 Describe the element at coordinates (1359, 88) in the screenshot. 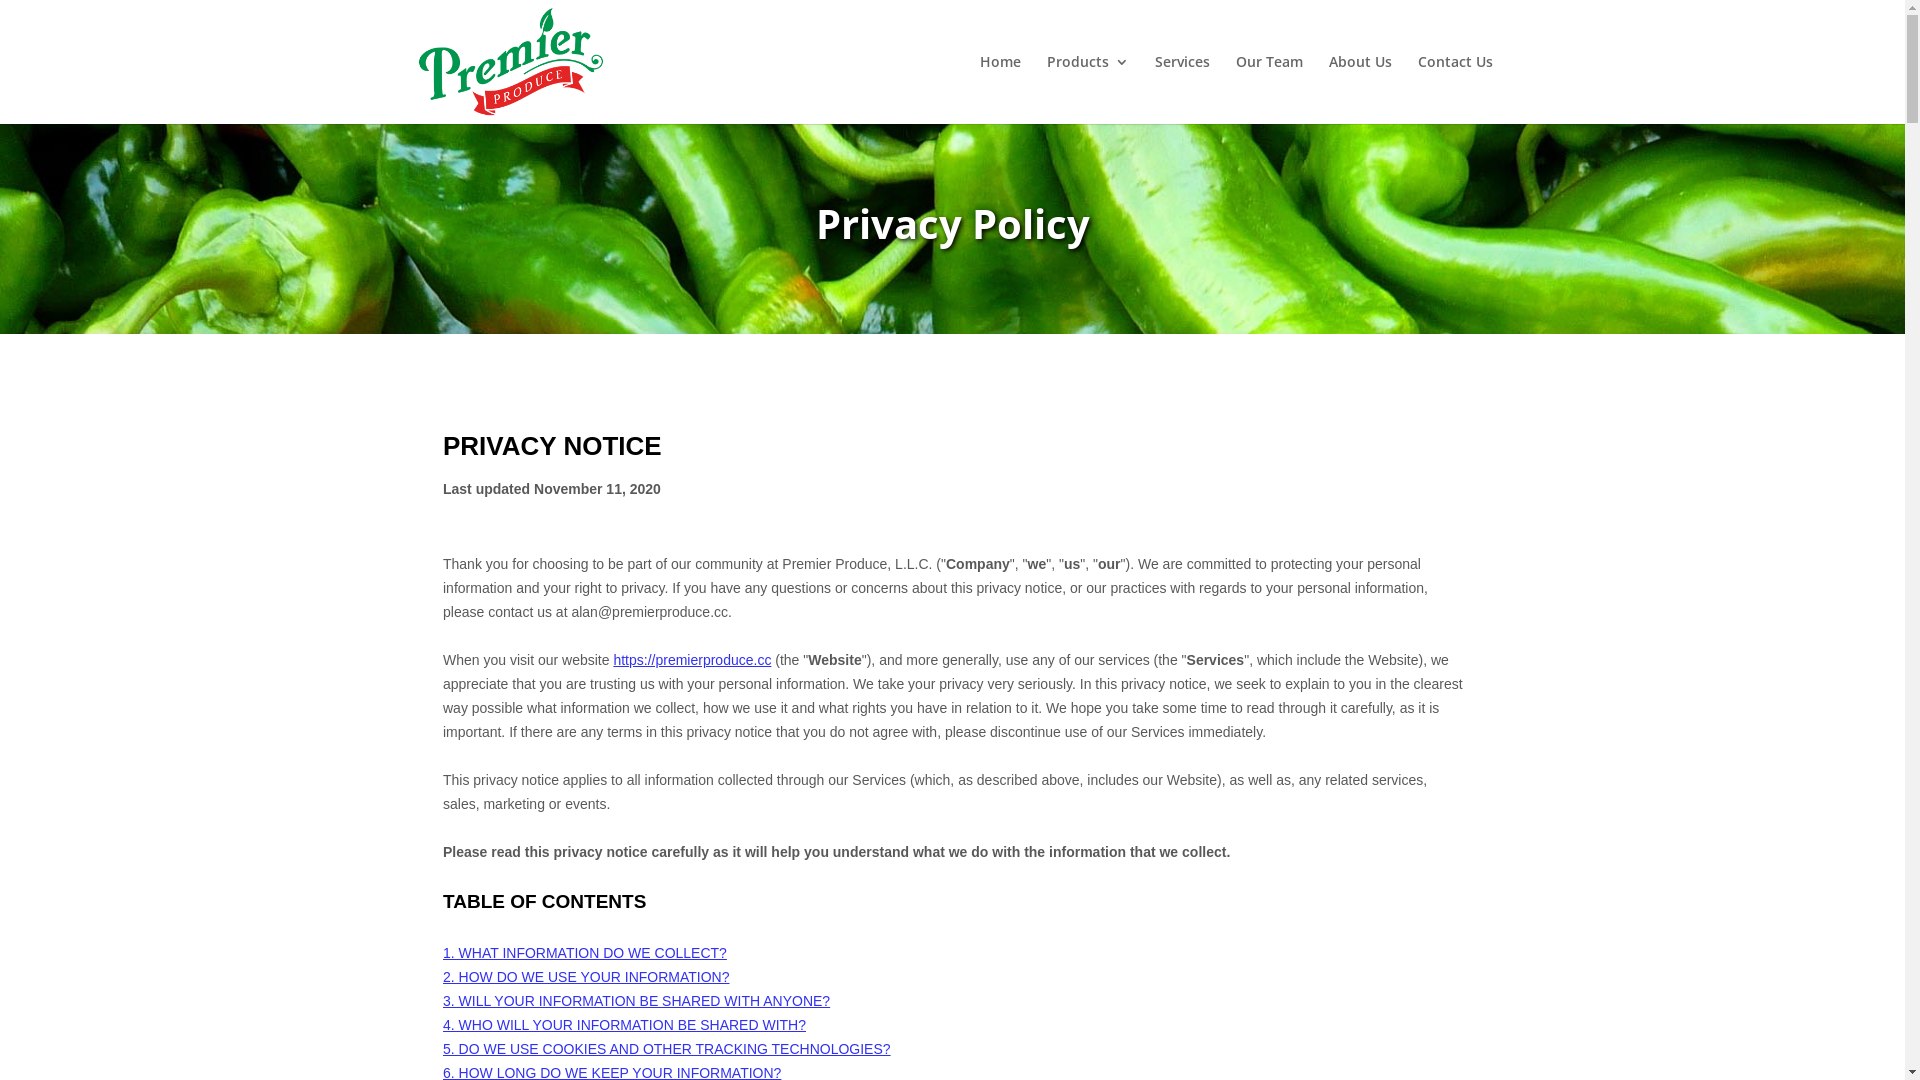

I see `'About Us'` at that location.